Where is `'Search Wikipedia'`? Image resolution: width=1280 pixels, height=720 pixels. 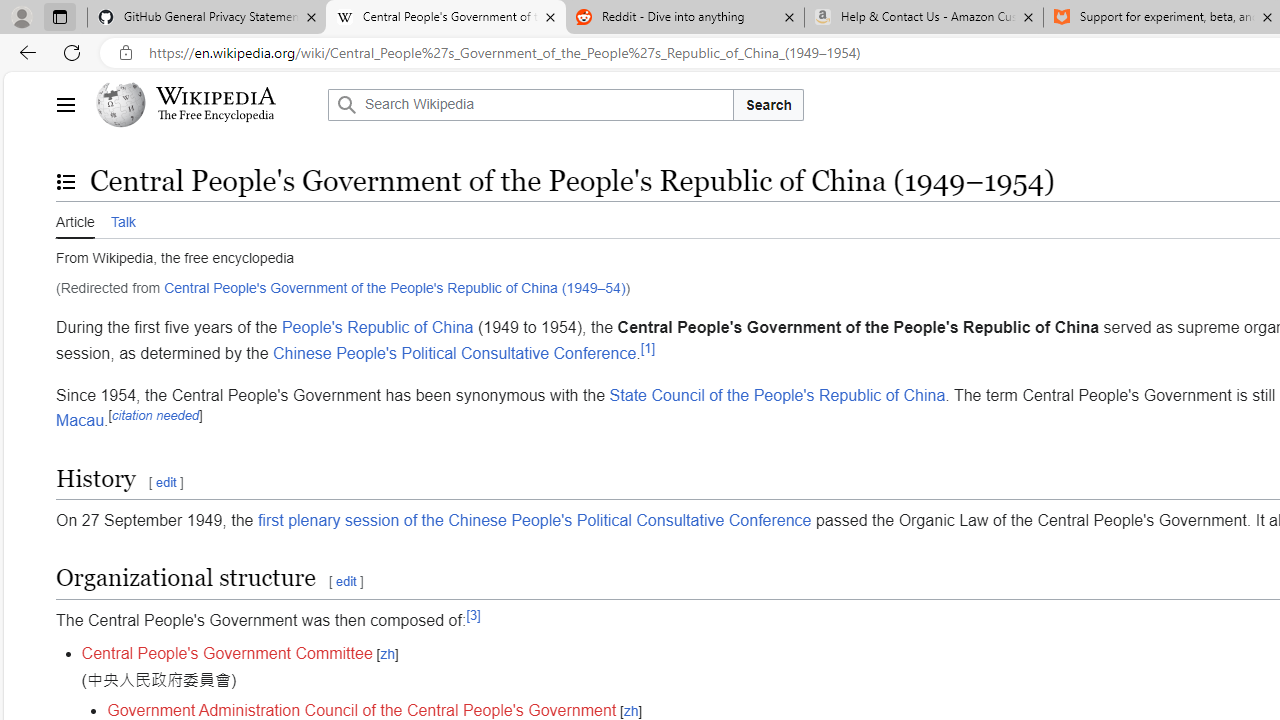
'Search Wikipedia' is located at coordinates (531, 105).